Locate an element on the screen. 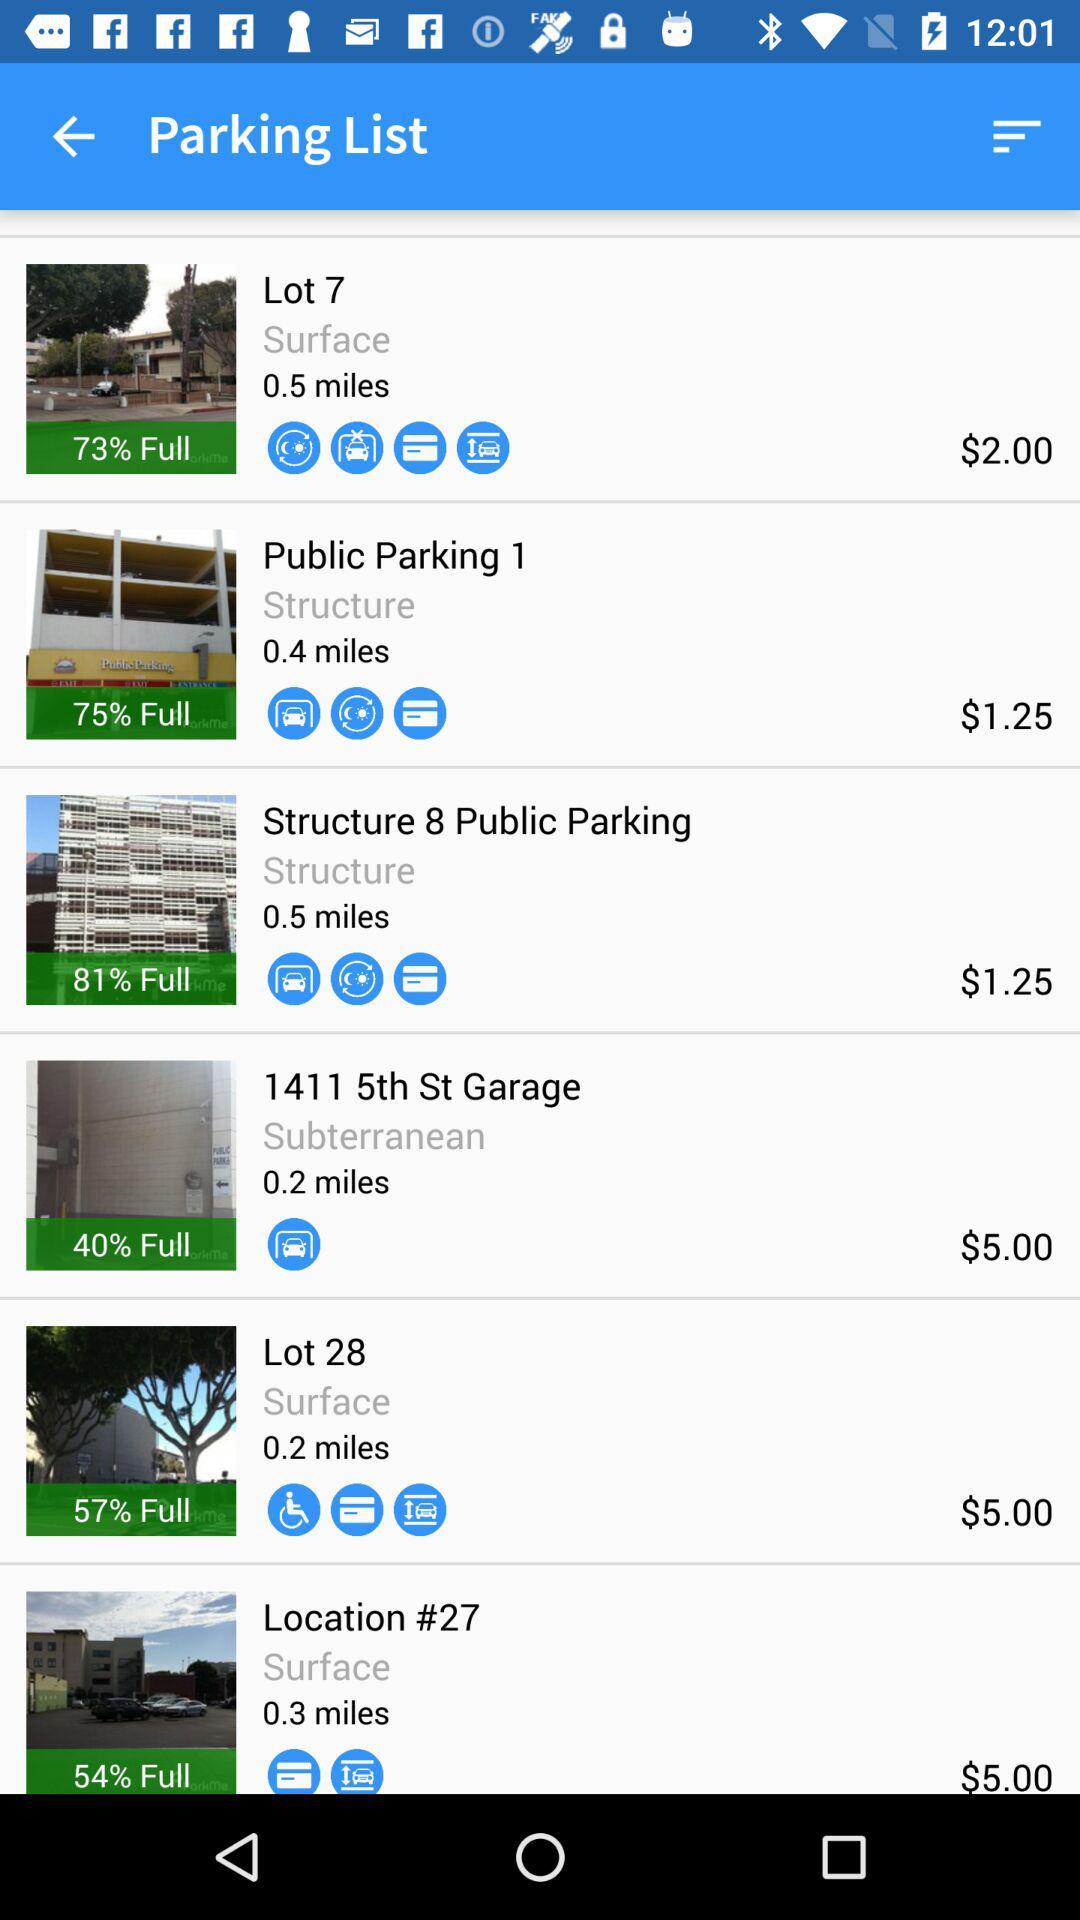 This screenshot has height=1920, width=1080. icon below the 0.2 miles icon is located at coordinates (293, 1509).